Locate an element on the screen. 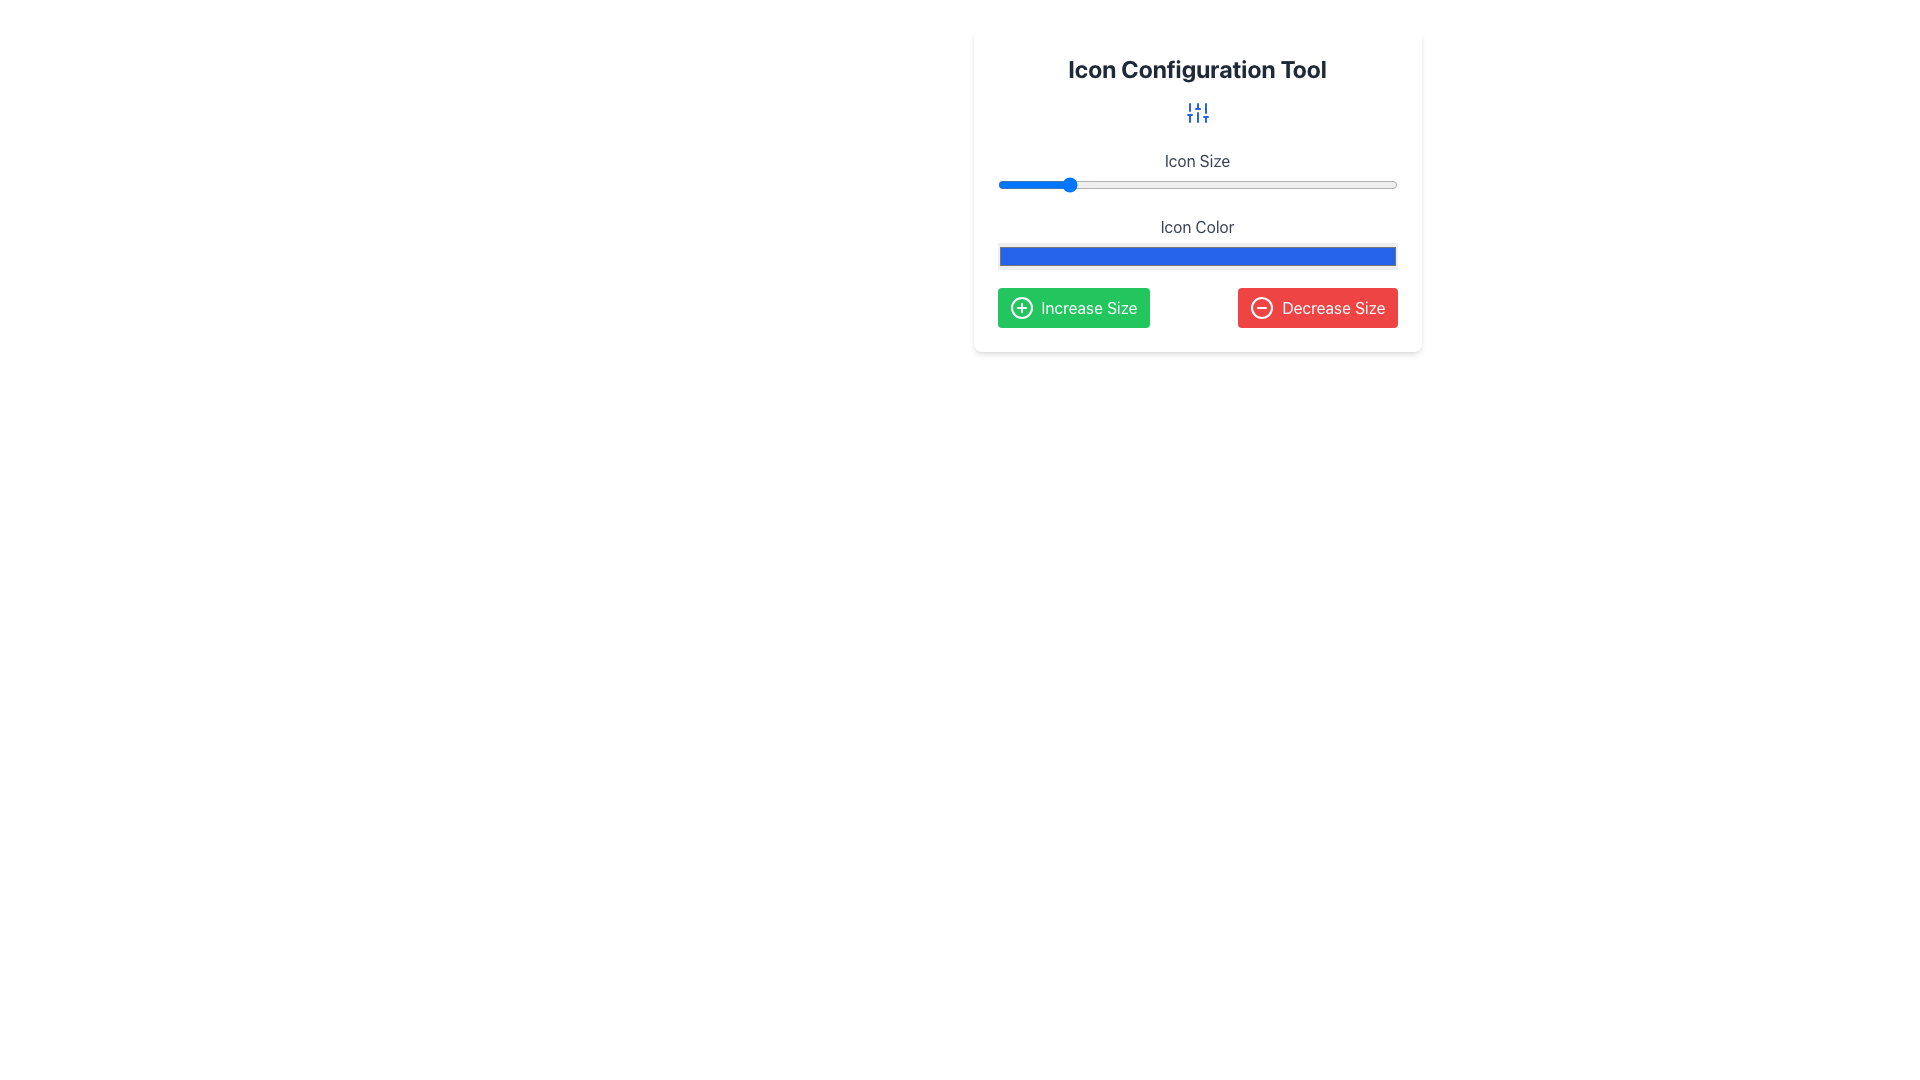  the icon size is located at coordinates (1355, 185).